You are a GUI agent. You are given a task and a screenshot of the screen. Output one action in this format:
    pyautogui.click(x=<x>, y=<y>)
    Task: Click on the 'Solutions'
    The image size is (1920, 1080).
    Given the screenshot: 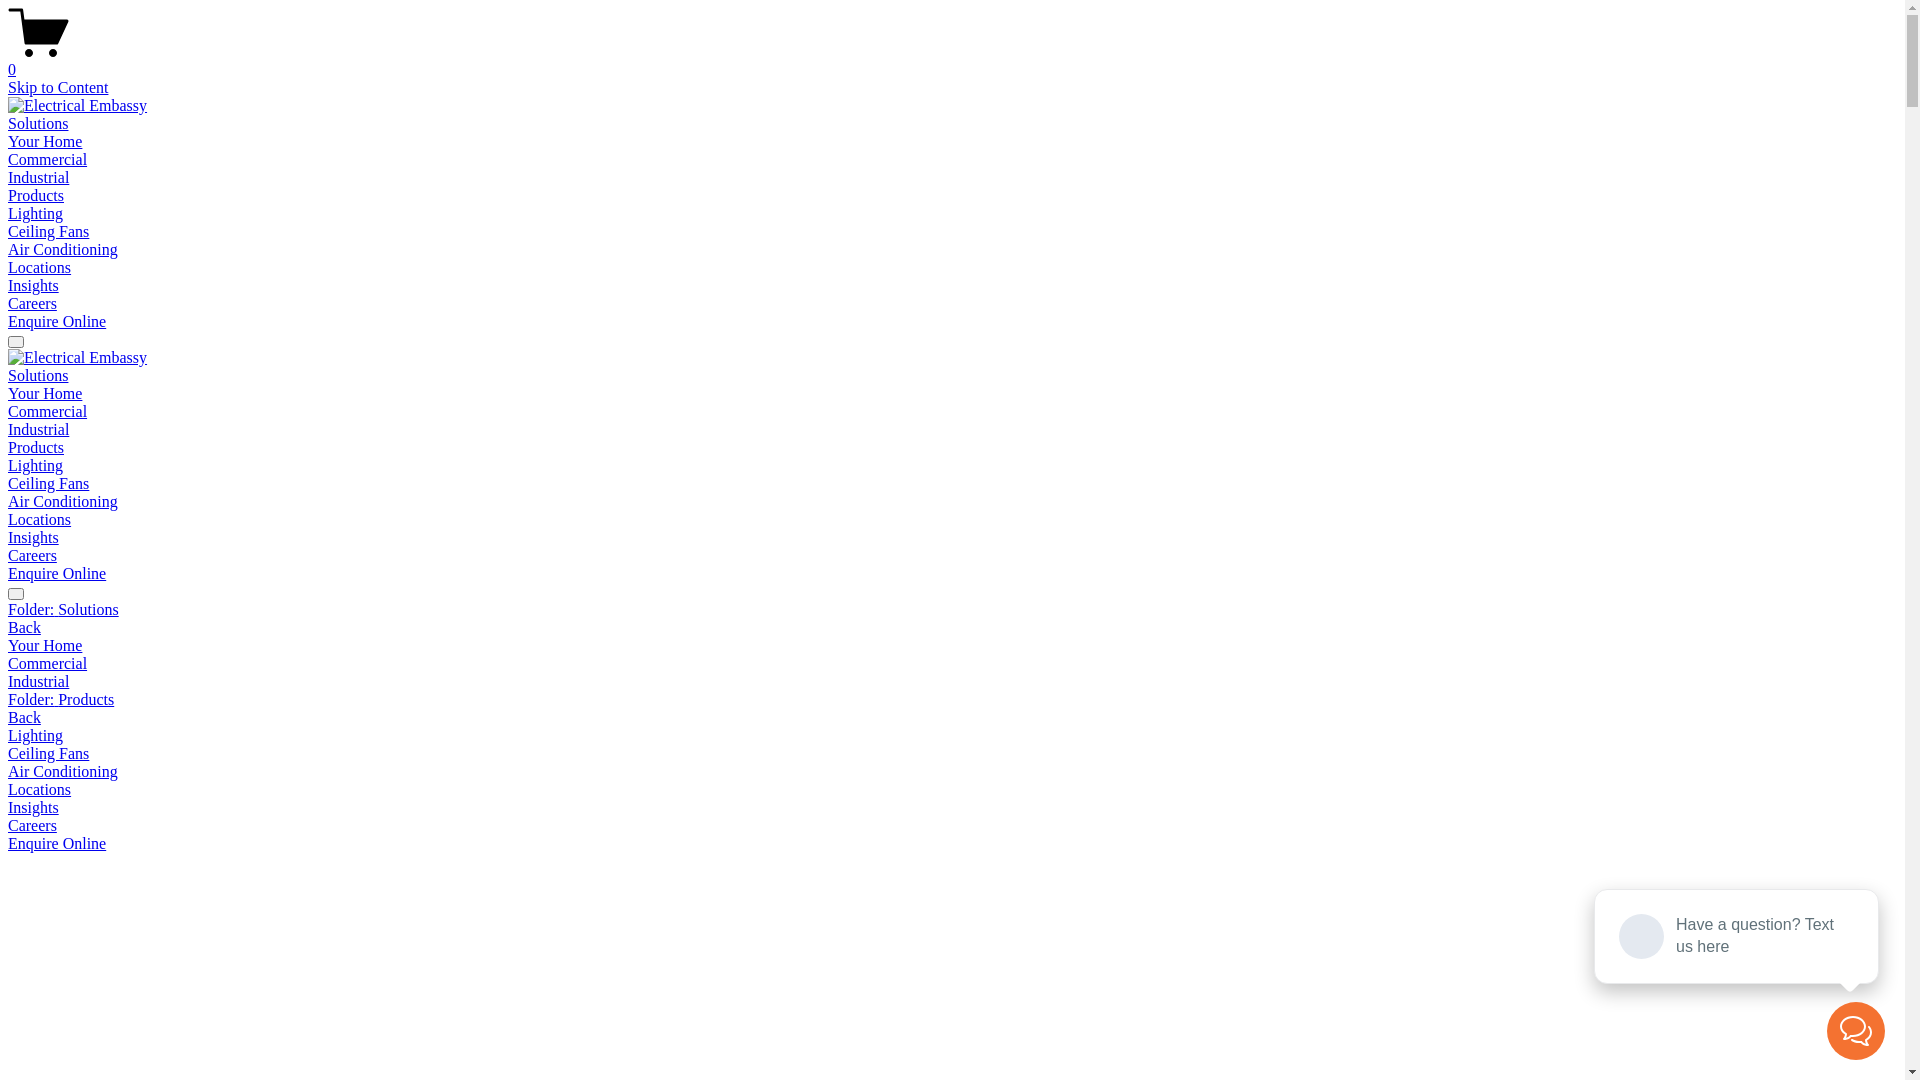 What is the action you would take?
    pyautogui.click(x=38, y=123)
    